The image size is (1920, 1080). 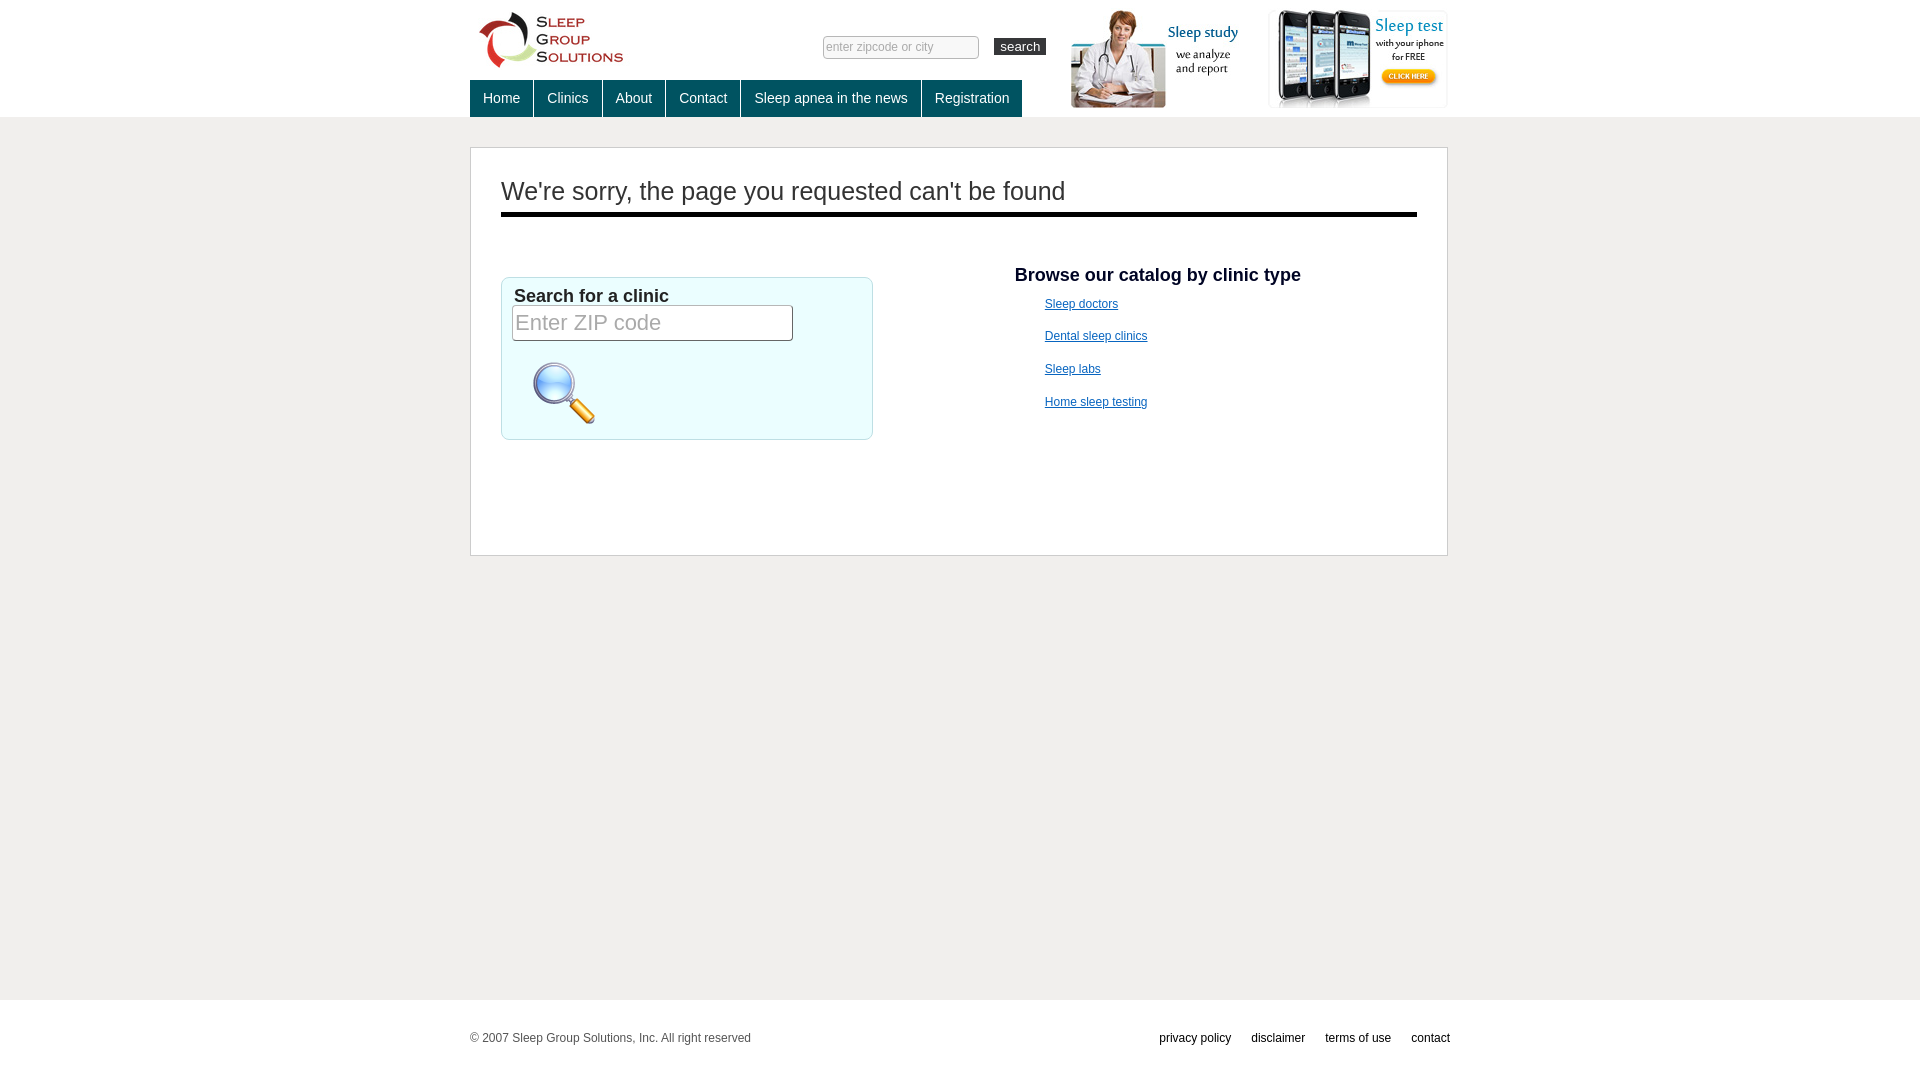 I want to click on 'Home sleep testing', so click(x=1095, y=401).